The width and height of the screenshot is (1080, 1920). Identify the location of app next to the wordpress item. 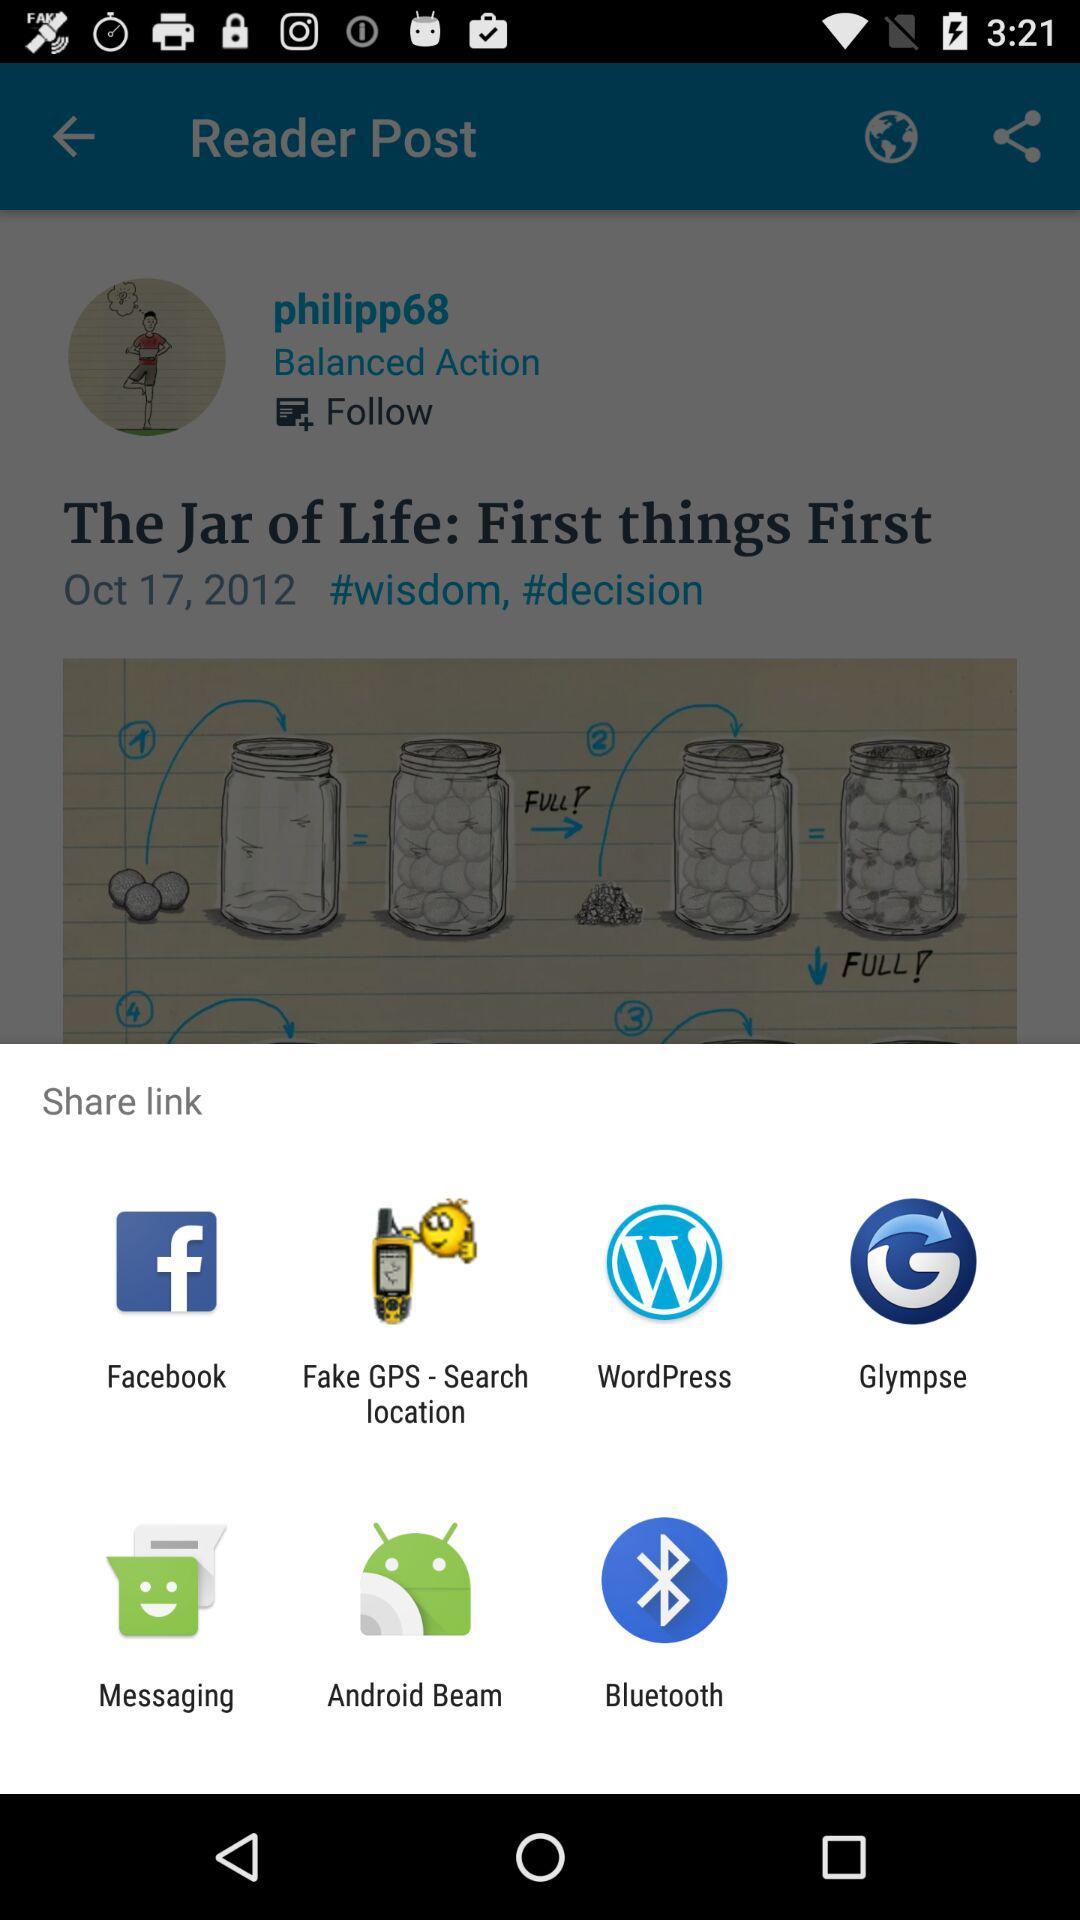
(414, 1392).